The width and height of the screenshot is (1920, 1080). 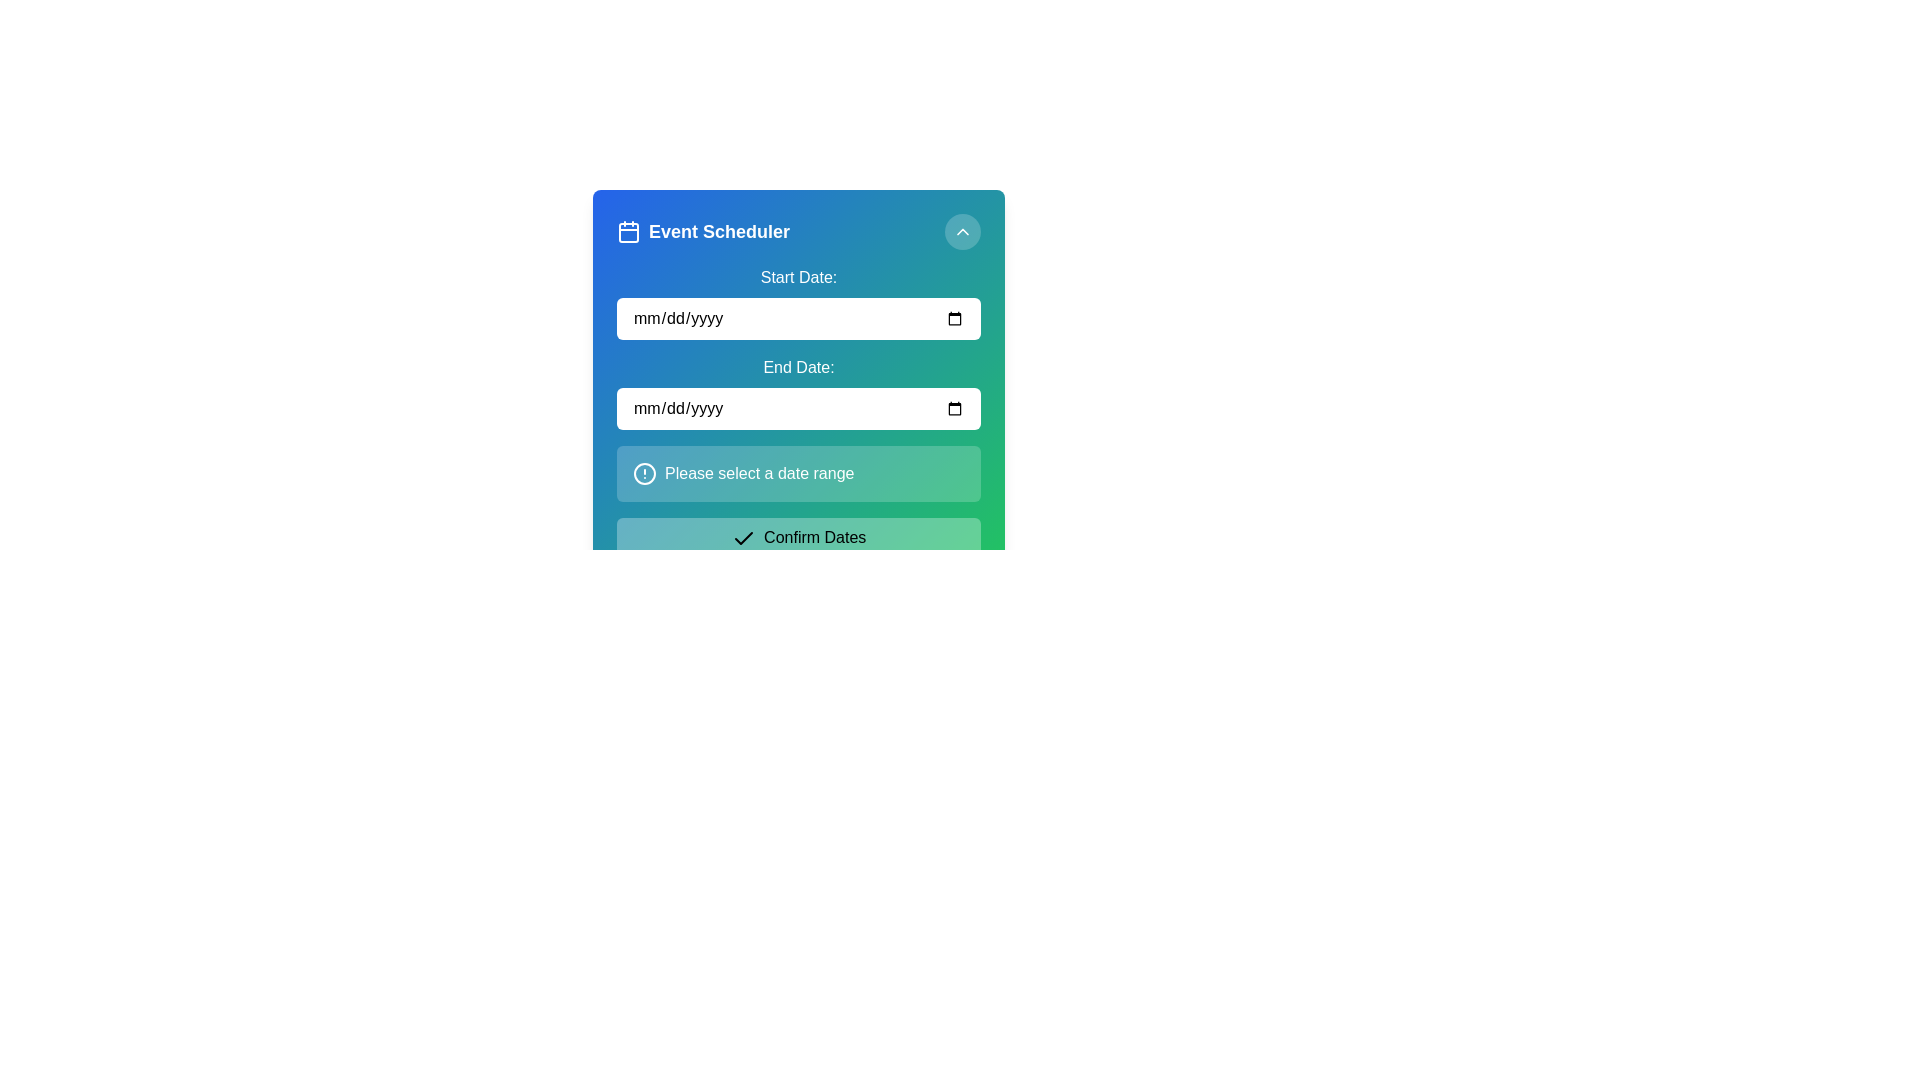 I want to click on the light-colored input field labeled 'End Date:' to focus it, so click(x=797, y=385).